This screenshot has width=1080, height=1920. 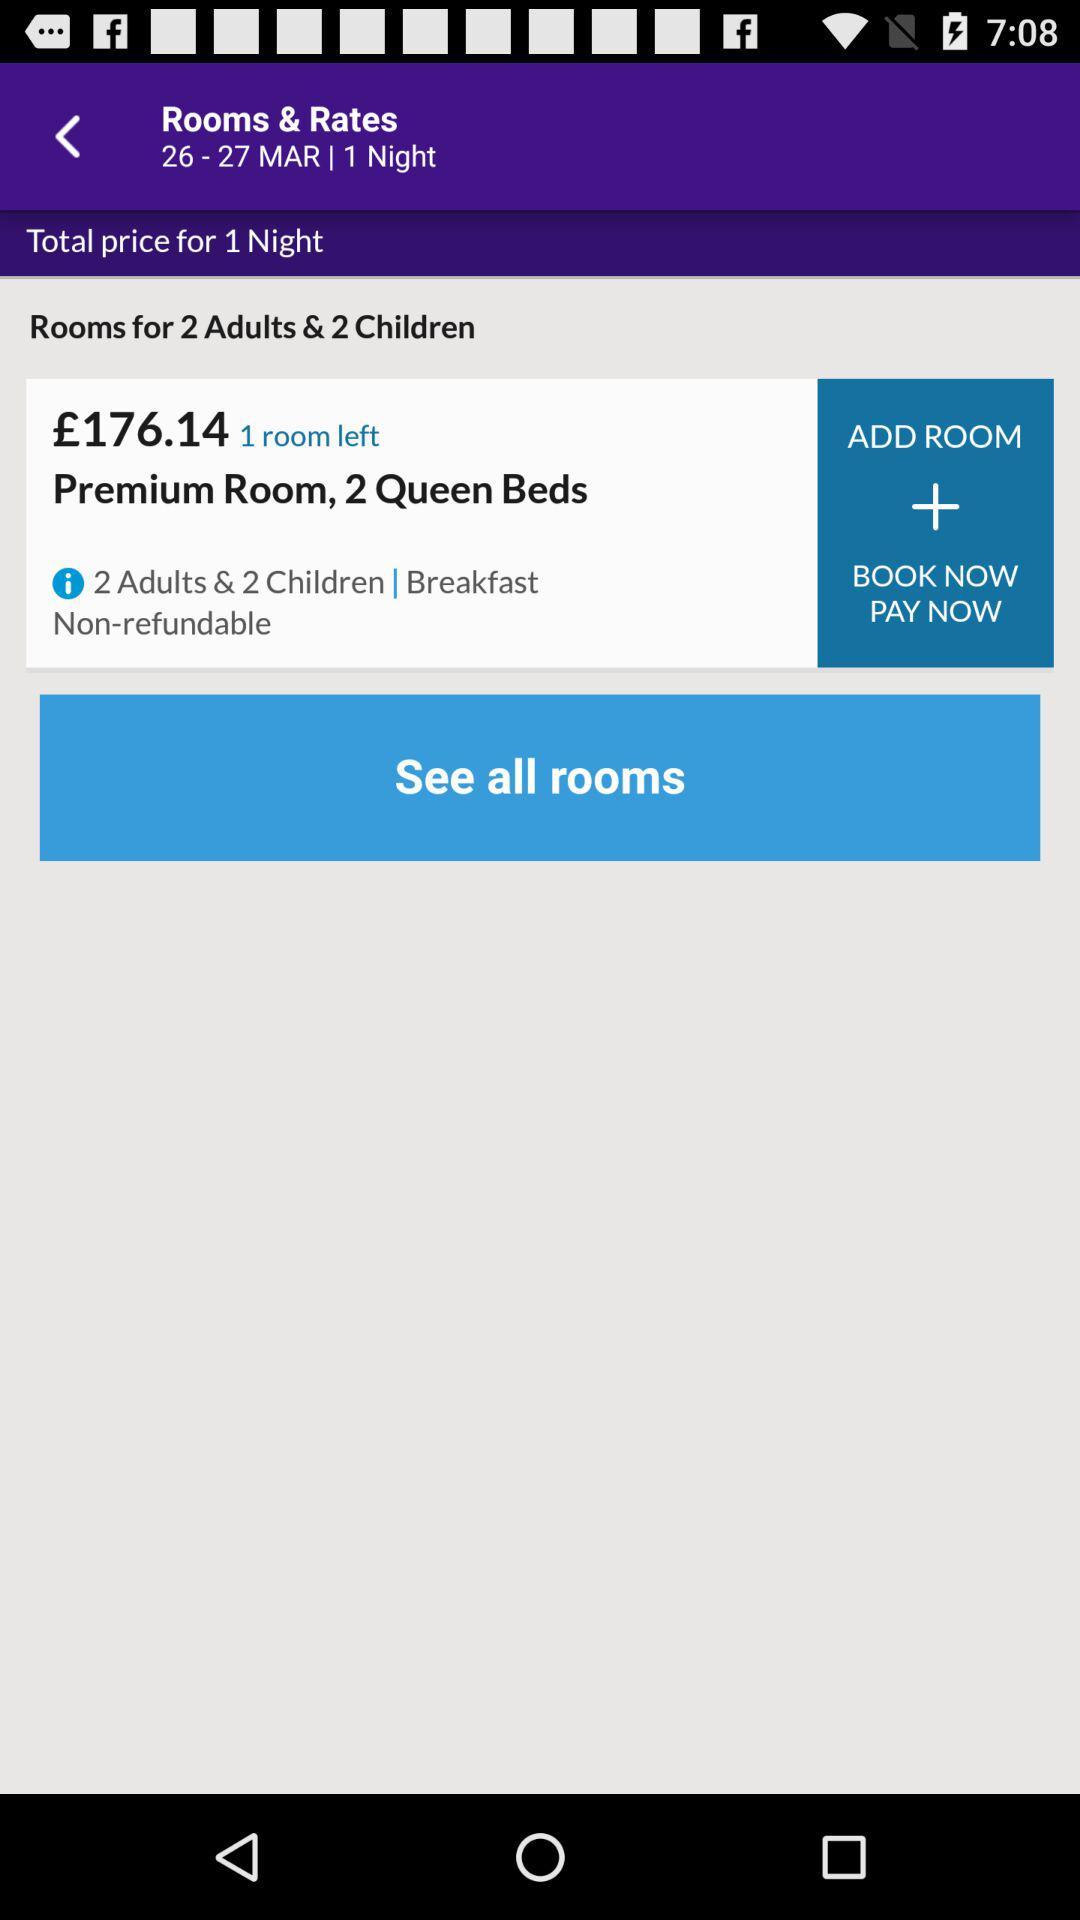 I want to click on the non-refundable item, so click(x=161, y=623).